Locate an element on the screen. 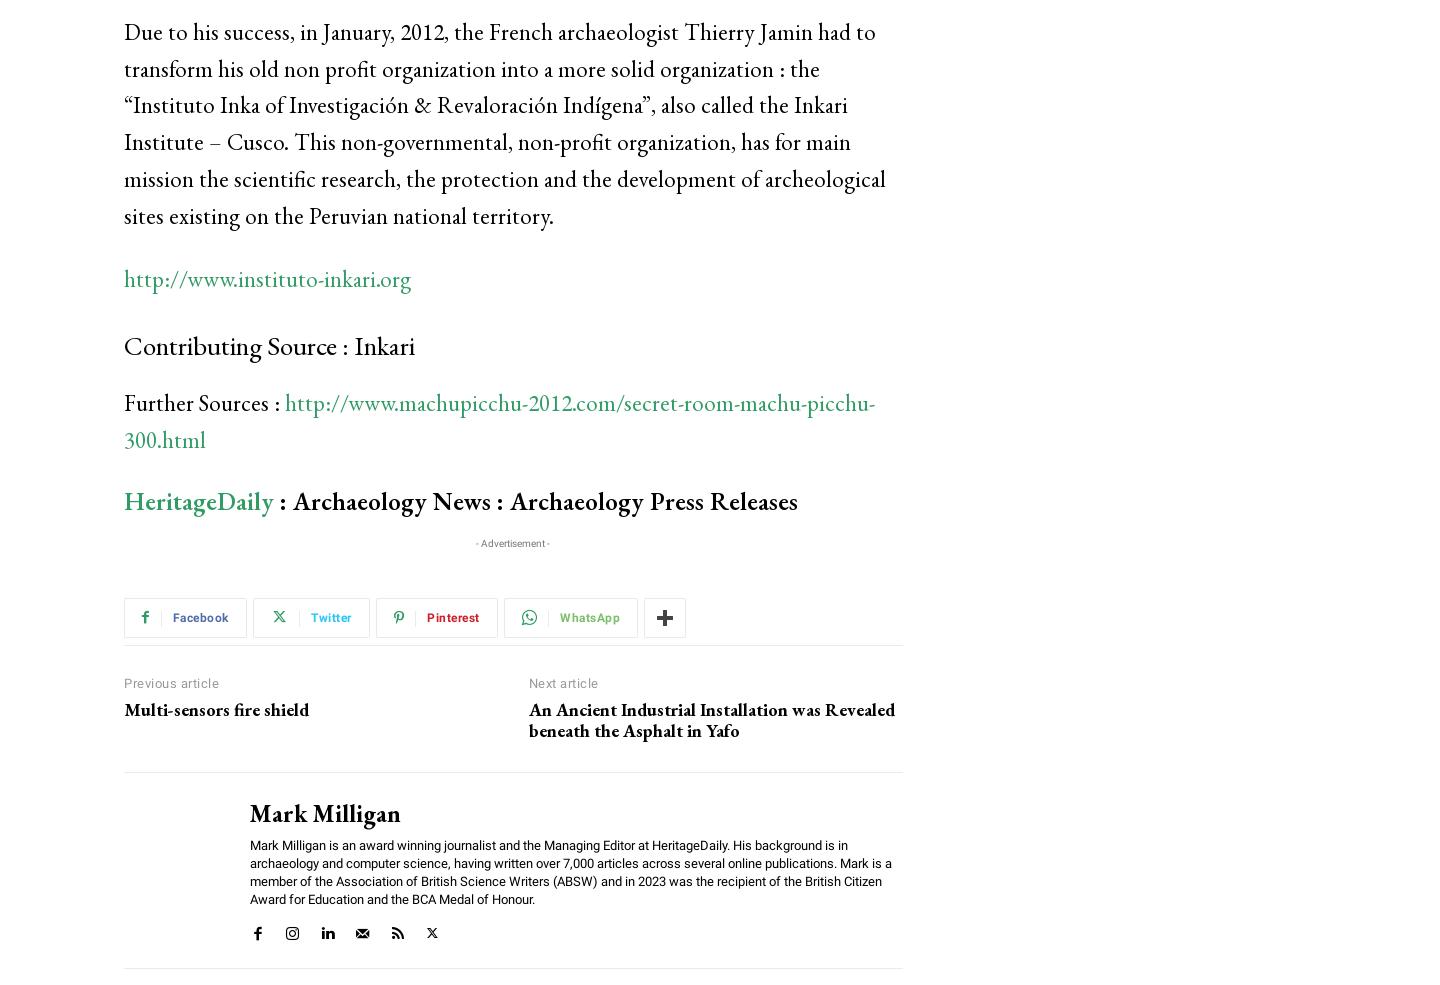 The image size is (1440, 985). 'WhatsApp' is located at coordinates (560, 616).